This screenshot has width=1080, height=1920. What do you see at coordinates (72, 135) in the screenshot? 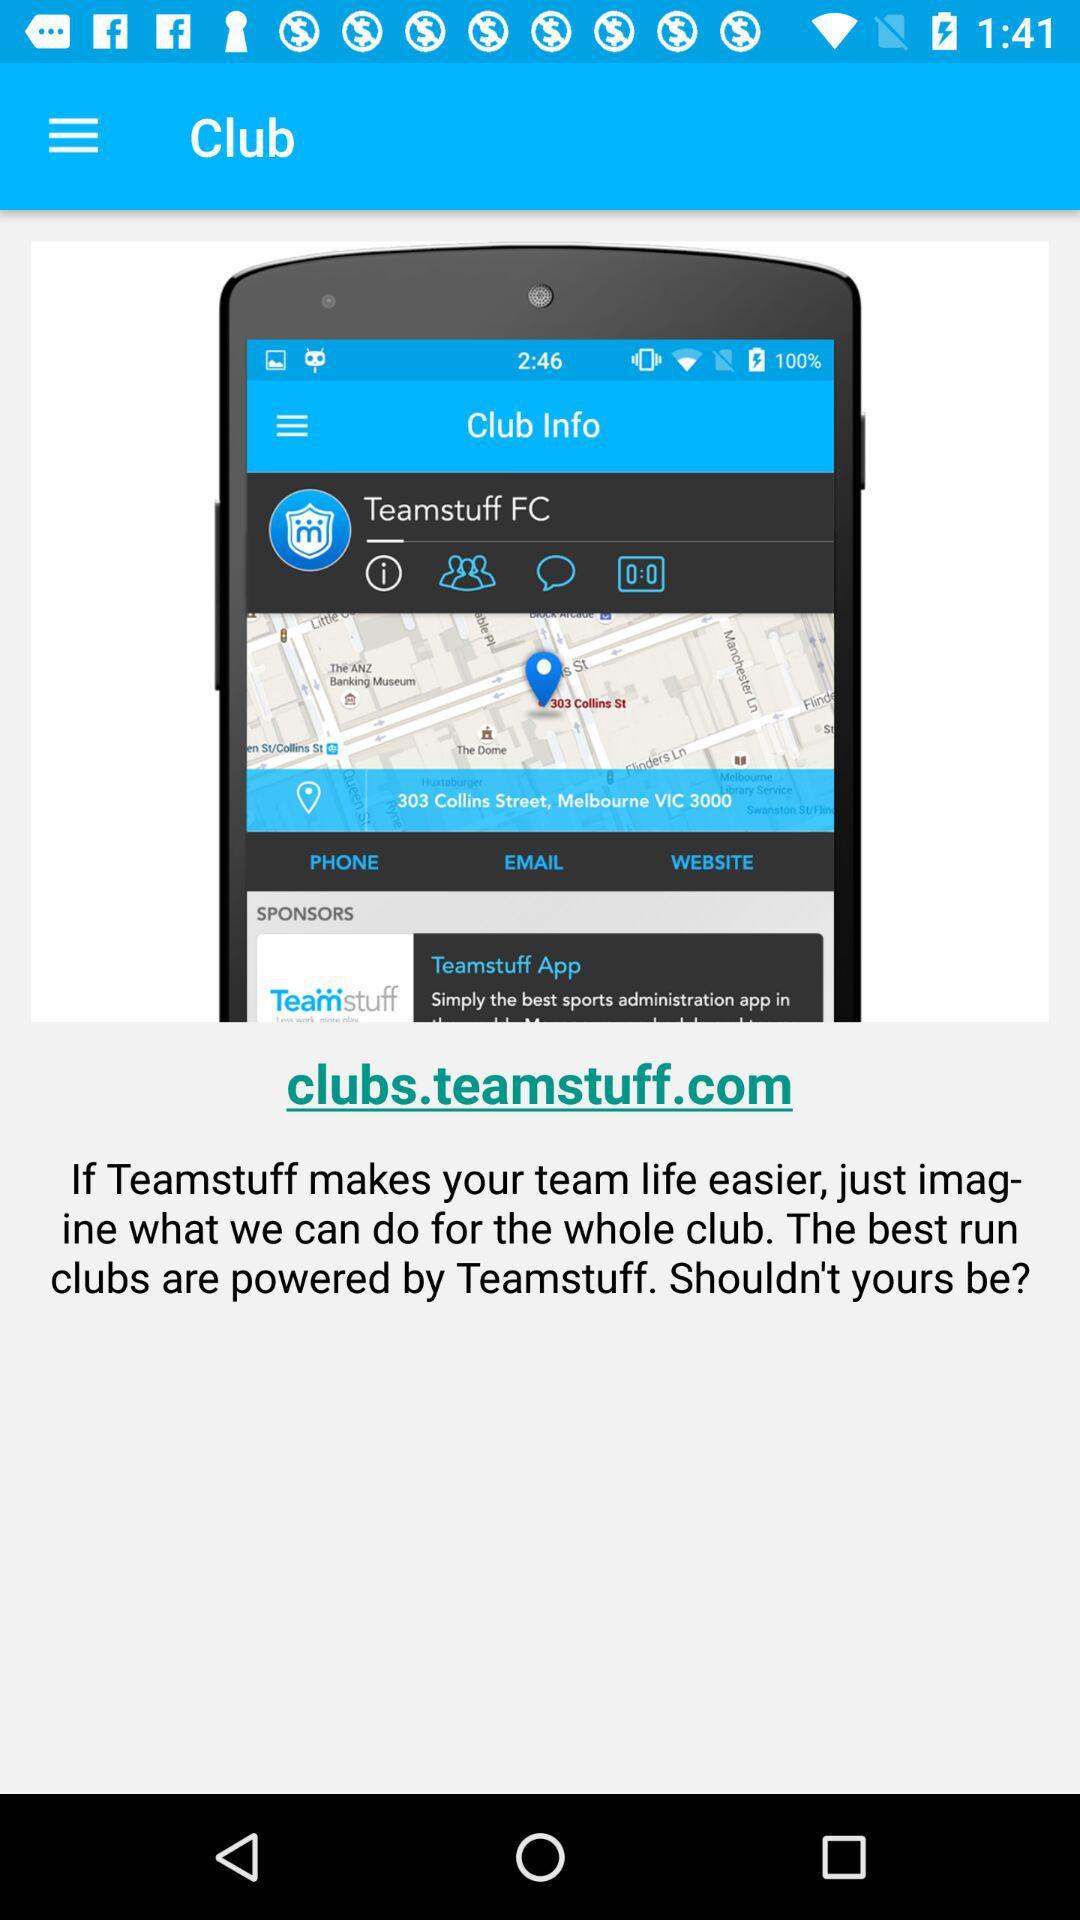
I see `icon next to club item` at bounding box center [72, 135].